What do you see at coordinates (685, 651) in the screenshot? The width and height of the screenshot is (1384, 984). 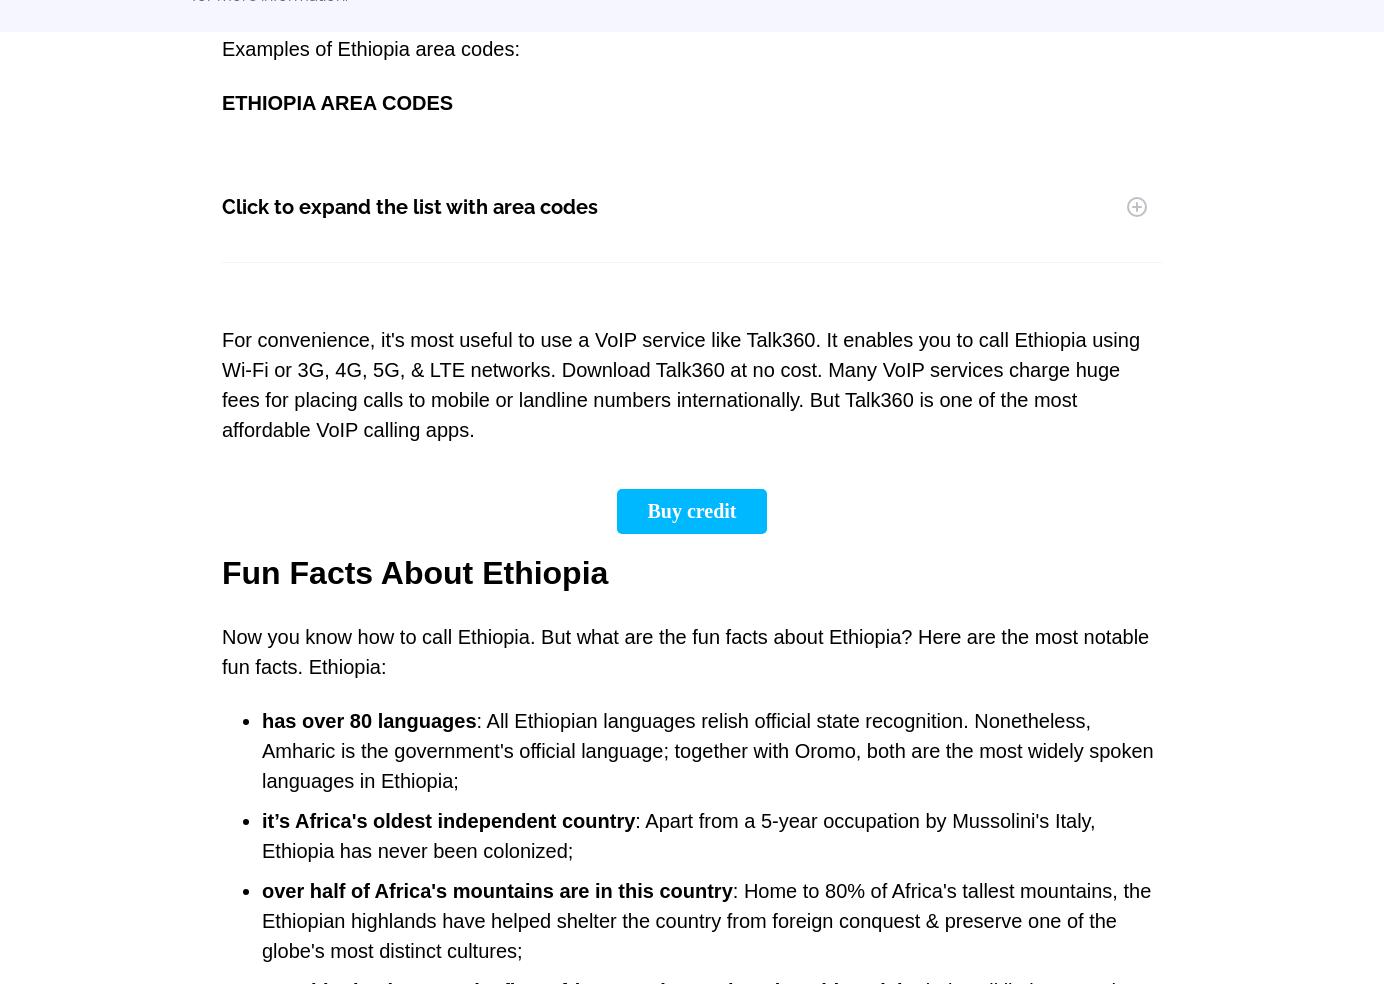 I see `'Now you know how to call Ethiopia. But what are the fun facts about Ethiopia? Here are the most notable fun facts. Ethiopia:'` at bounding box center [685, 651].